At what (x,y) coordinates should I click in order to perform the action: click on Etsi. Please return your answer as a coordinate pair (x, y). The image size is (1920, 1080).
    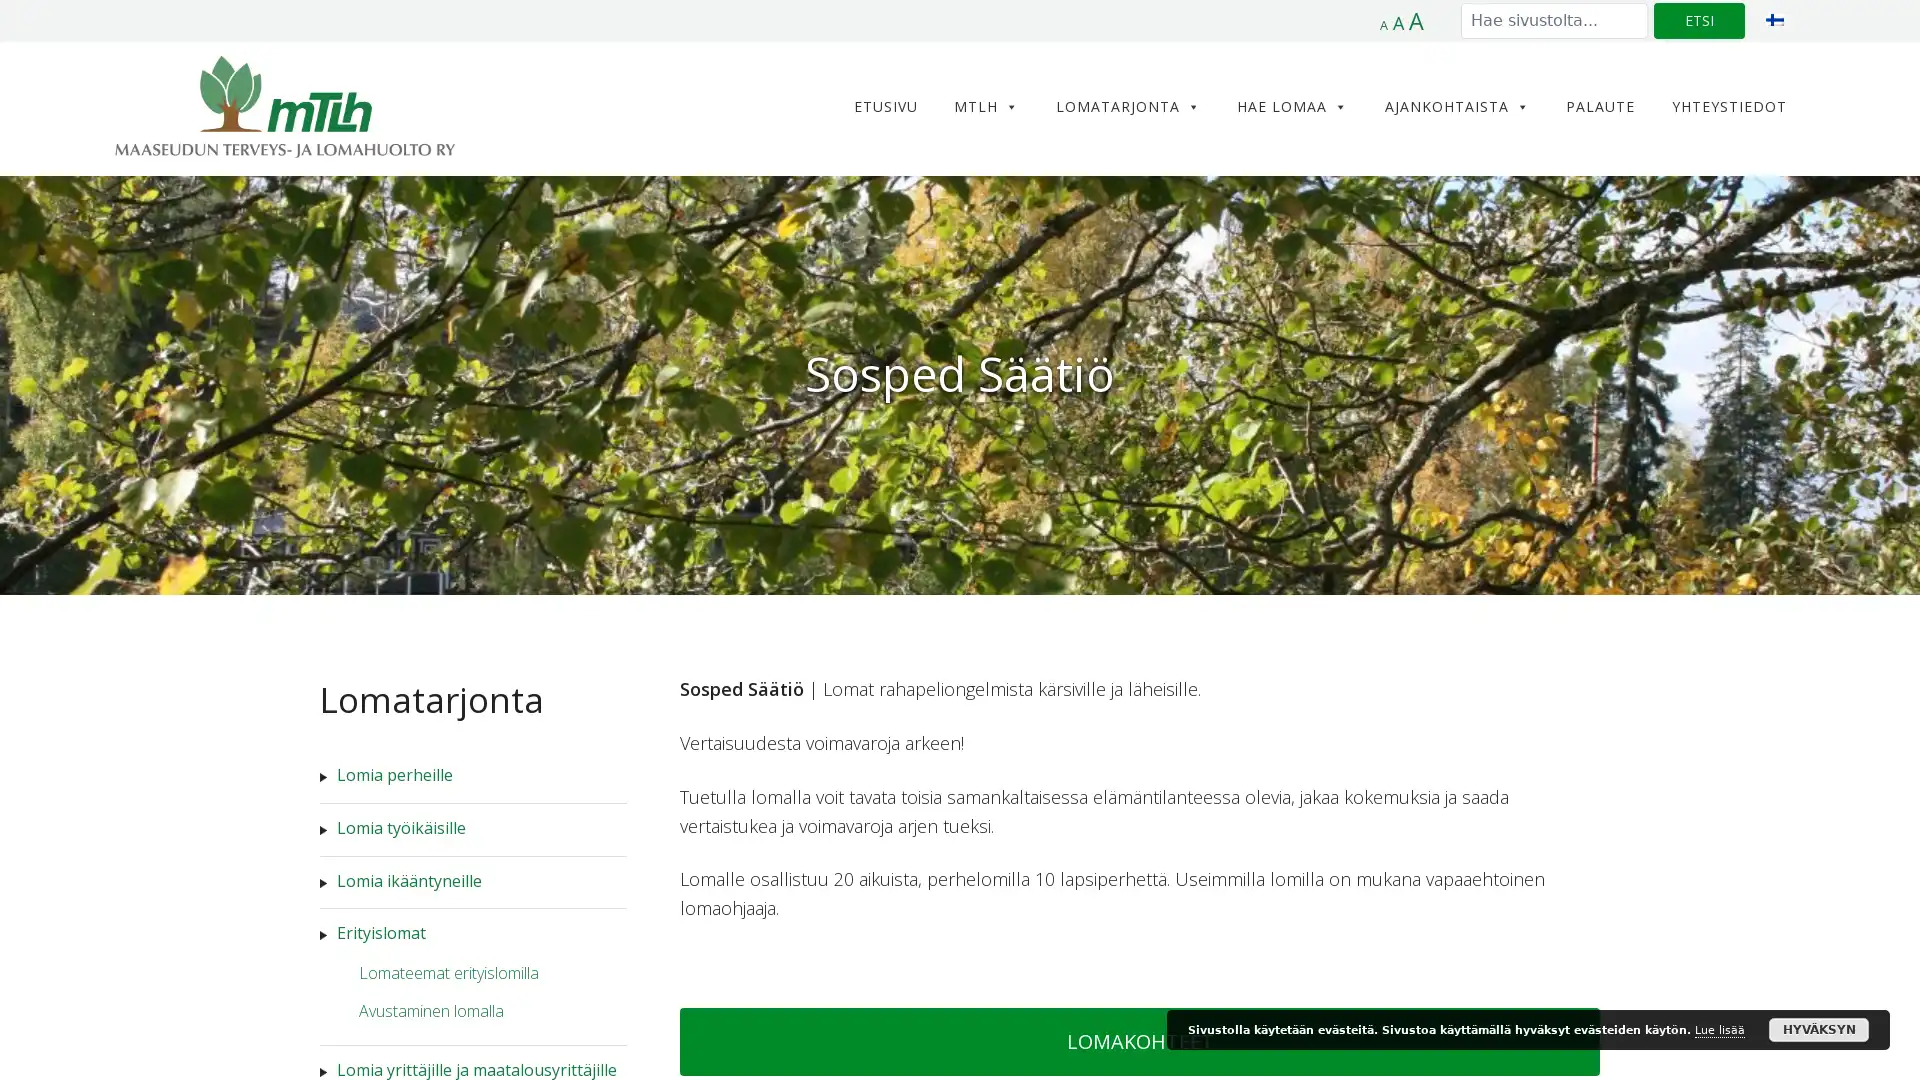
    Looking at the image, I should click on (1698, 20).